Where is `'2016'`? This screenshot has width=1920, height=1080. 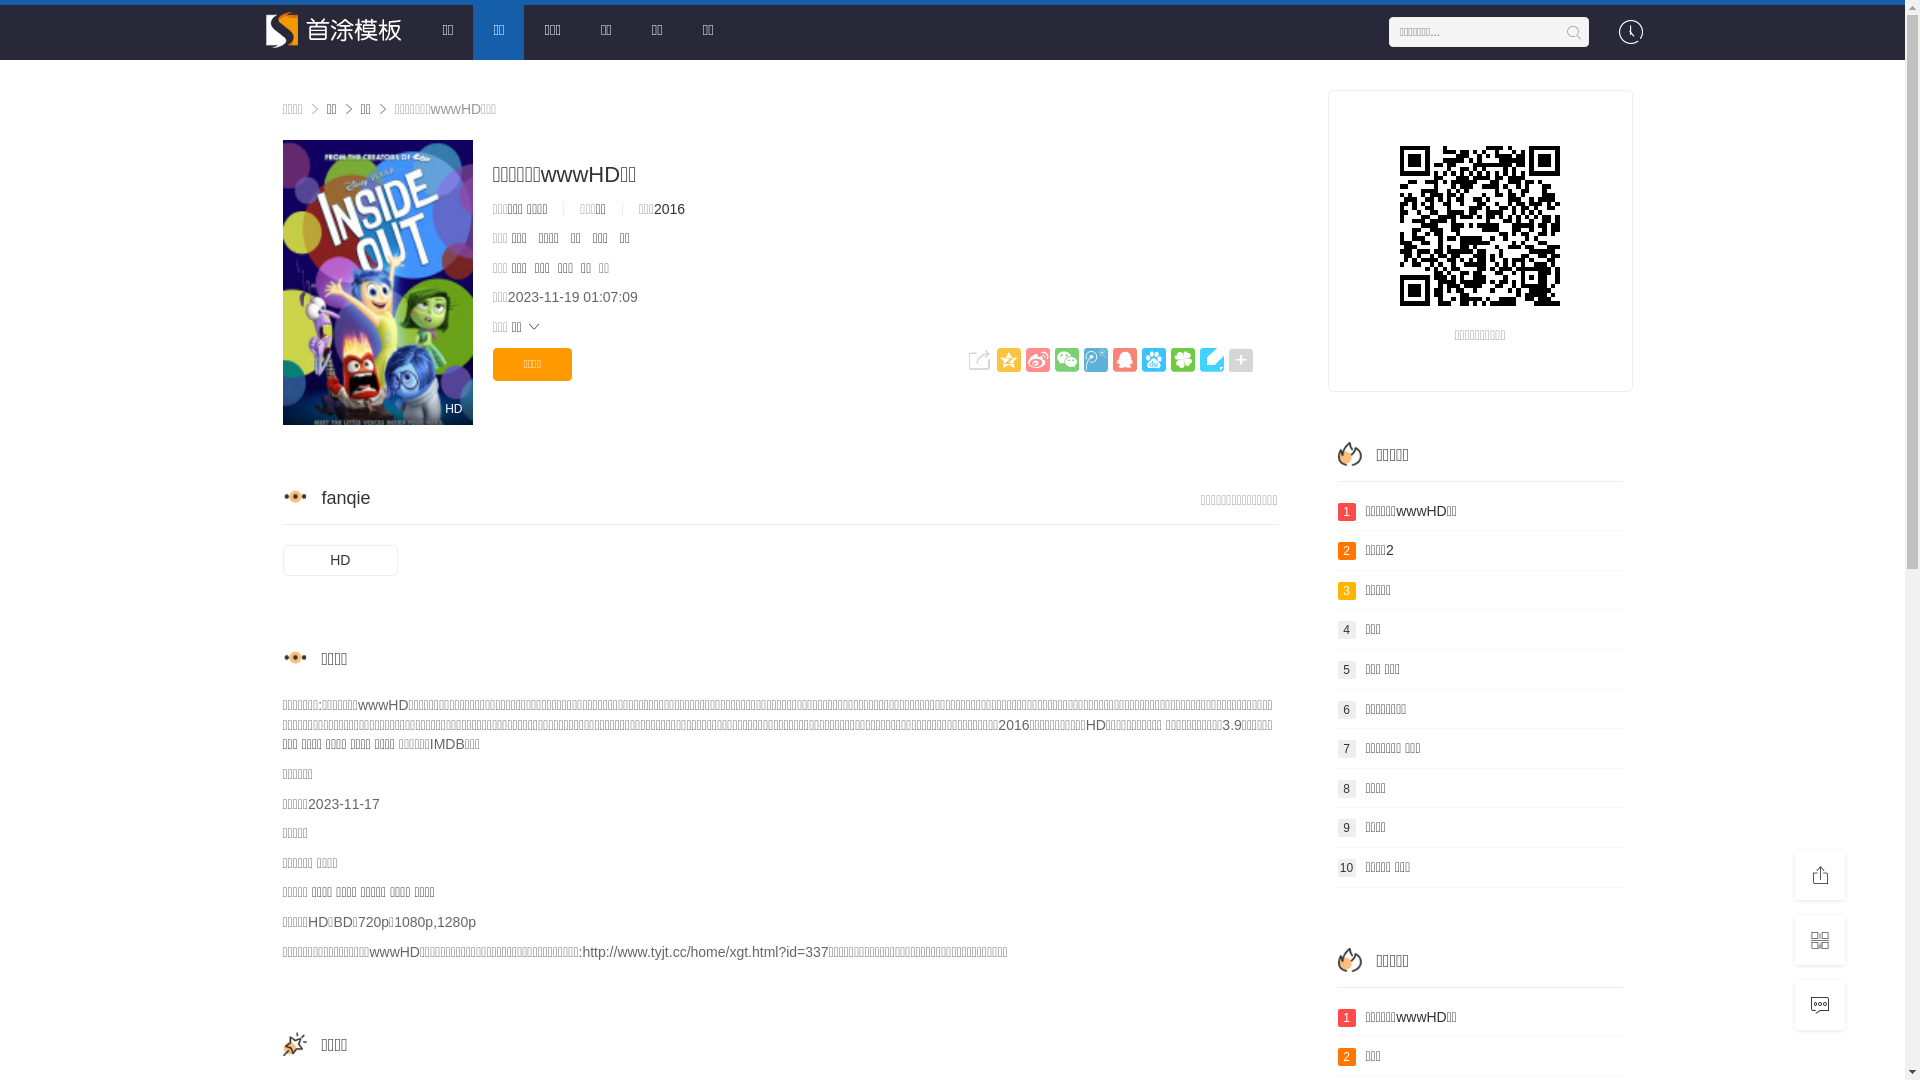
'2016' is located at coordinates (669, 208).